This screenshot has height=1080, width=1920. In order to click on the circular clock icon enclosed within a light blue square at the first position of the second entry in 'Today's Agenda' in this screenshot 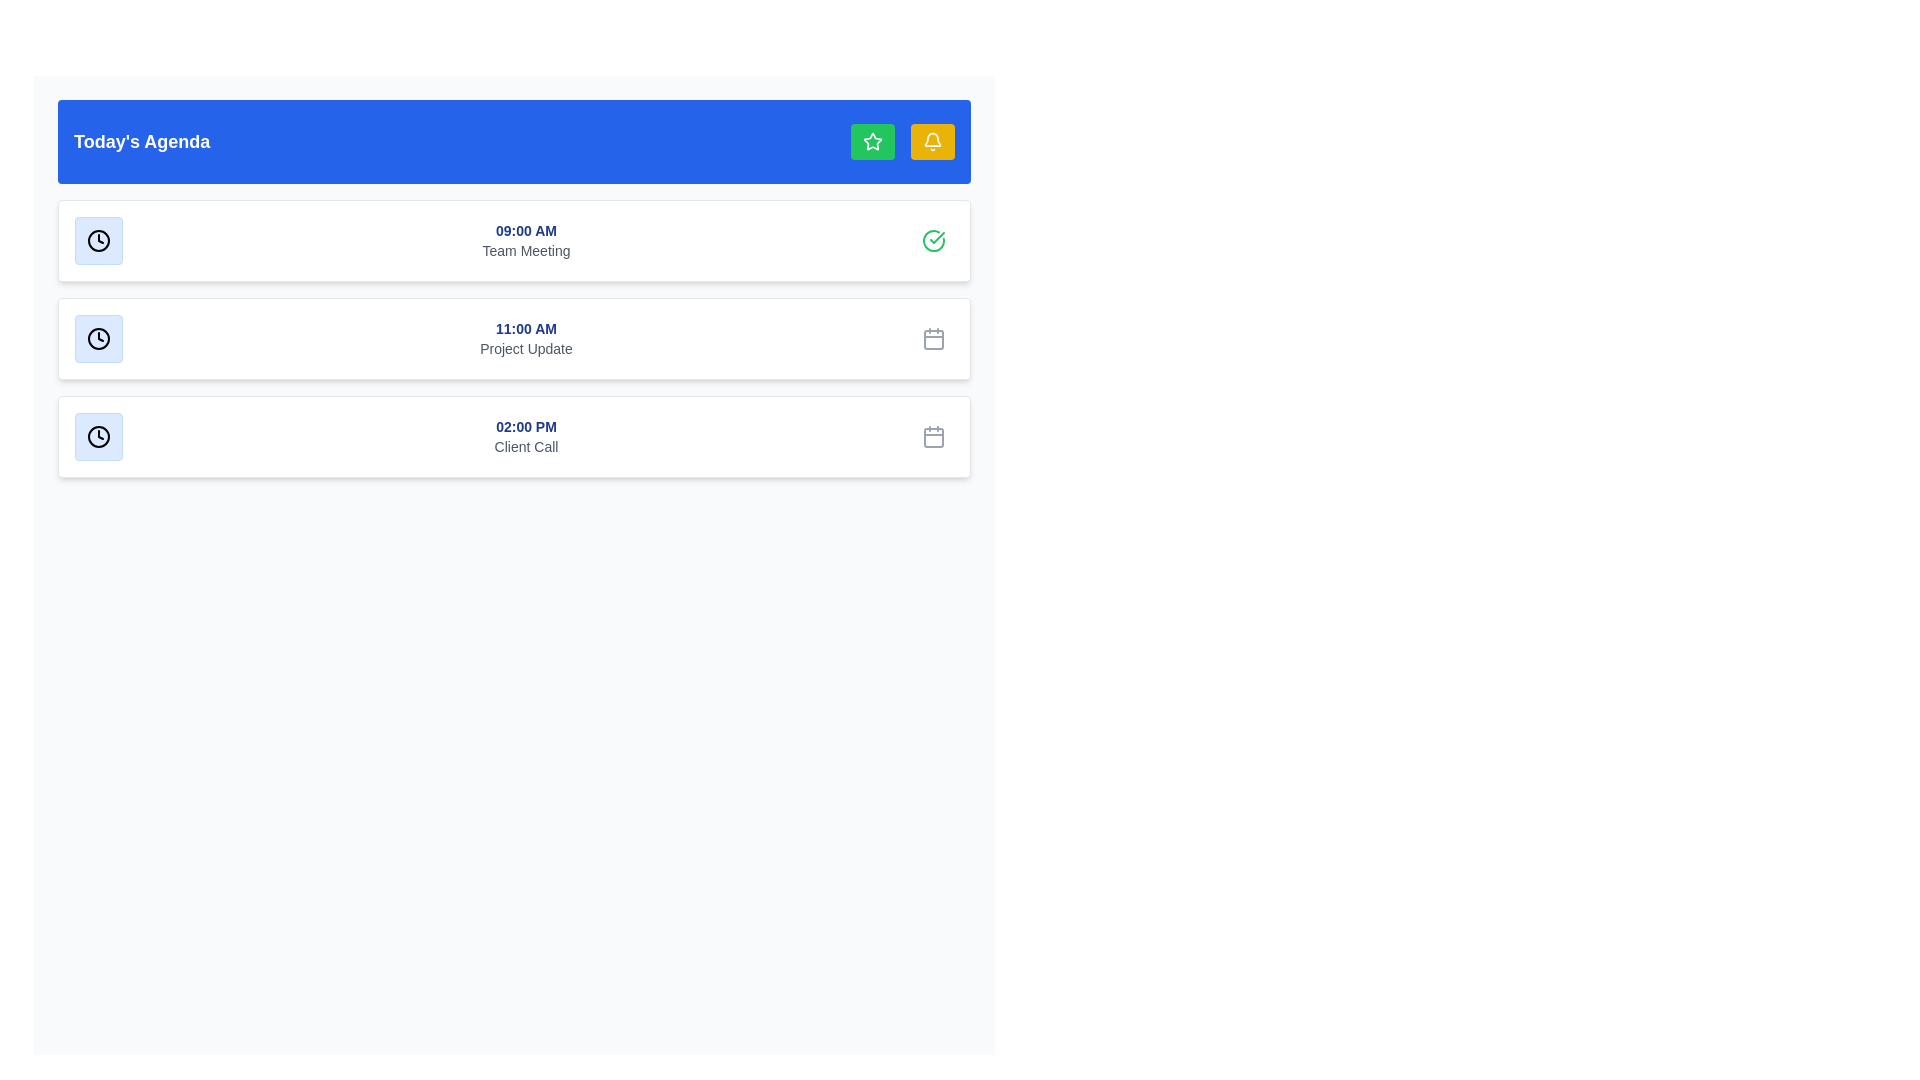, I will do `click(98, 338)`.